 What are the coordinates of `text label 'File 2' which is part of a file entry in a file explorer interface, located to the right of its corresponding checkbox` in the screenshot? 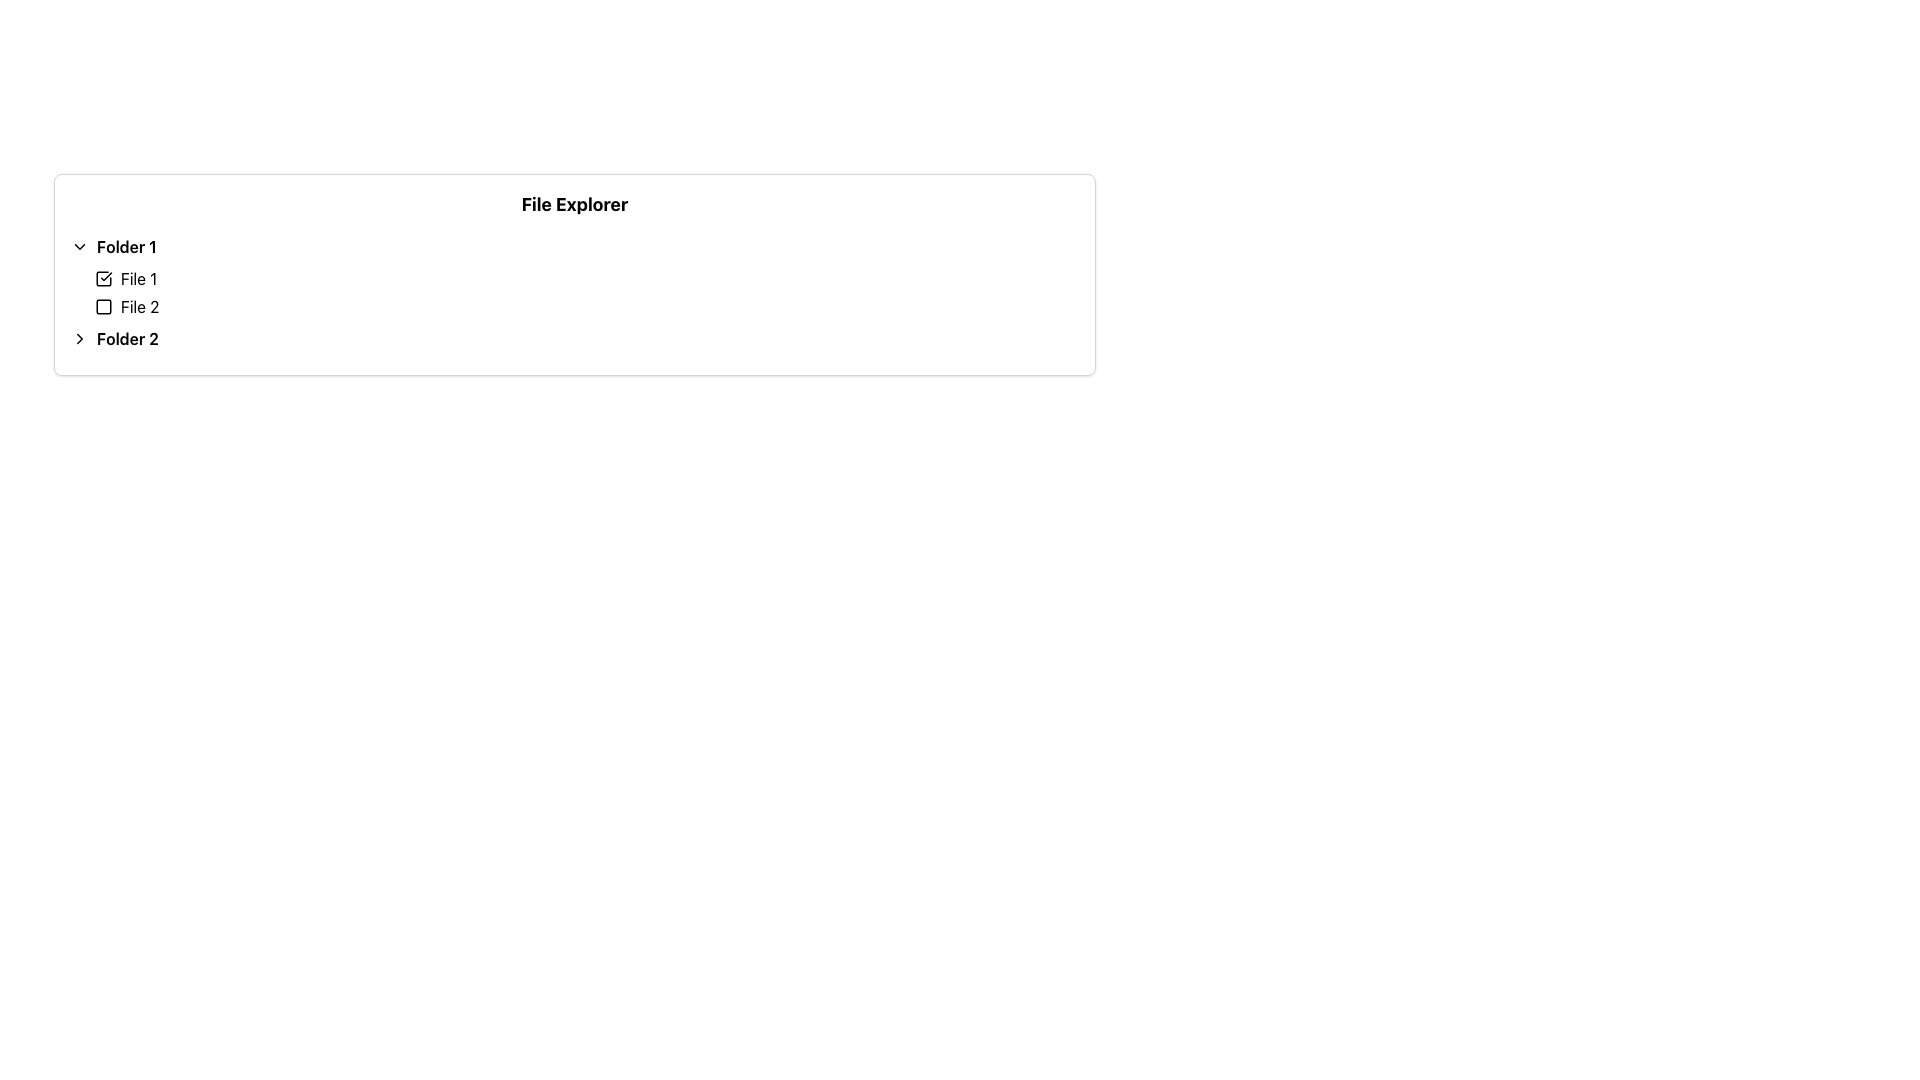 It's located at (139, 307).